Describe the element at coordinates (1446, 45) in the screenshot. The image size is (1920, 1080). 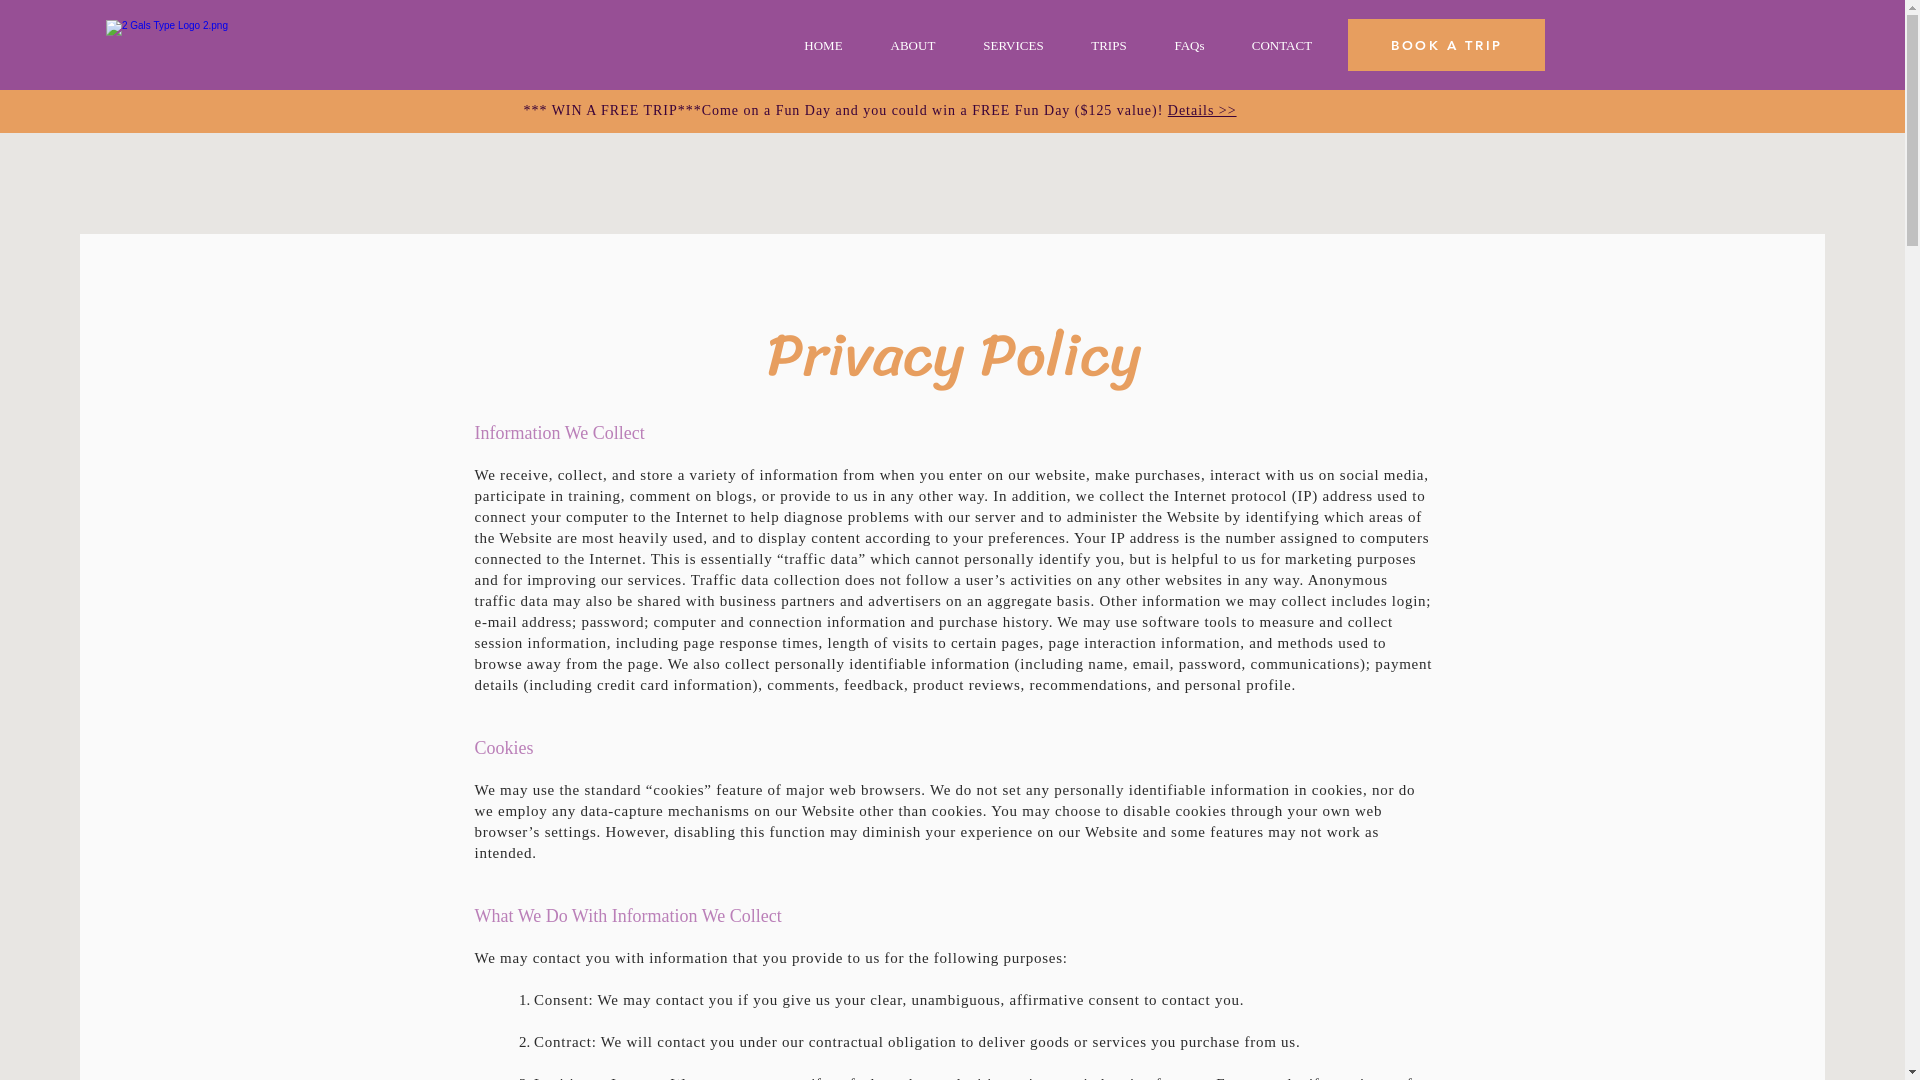
I see `'BOOK A TRIP'` at that location.